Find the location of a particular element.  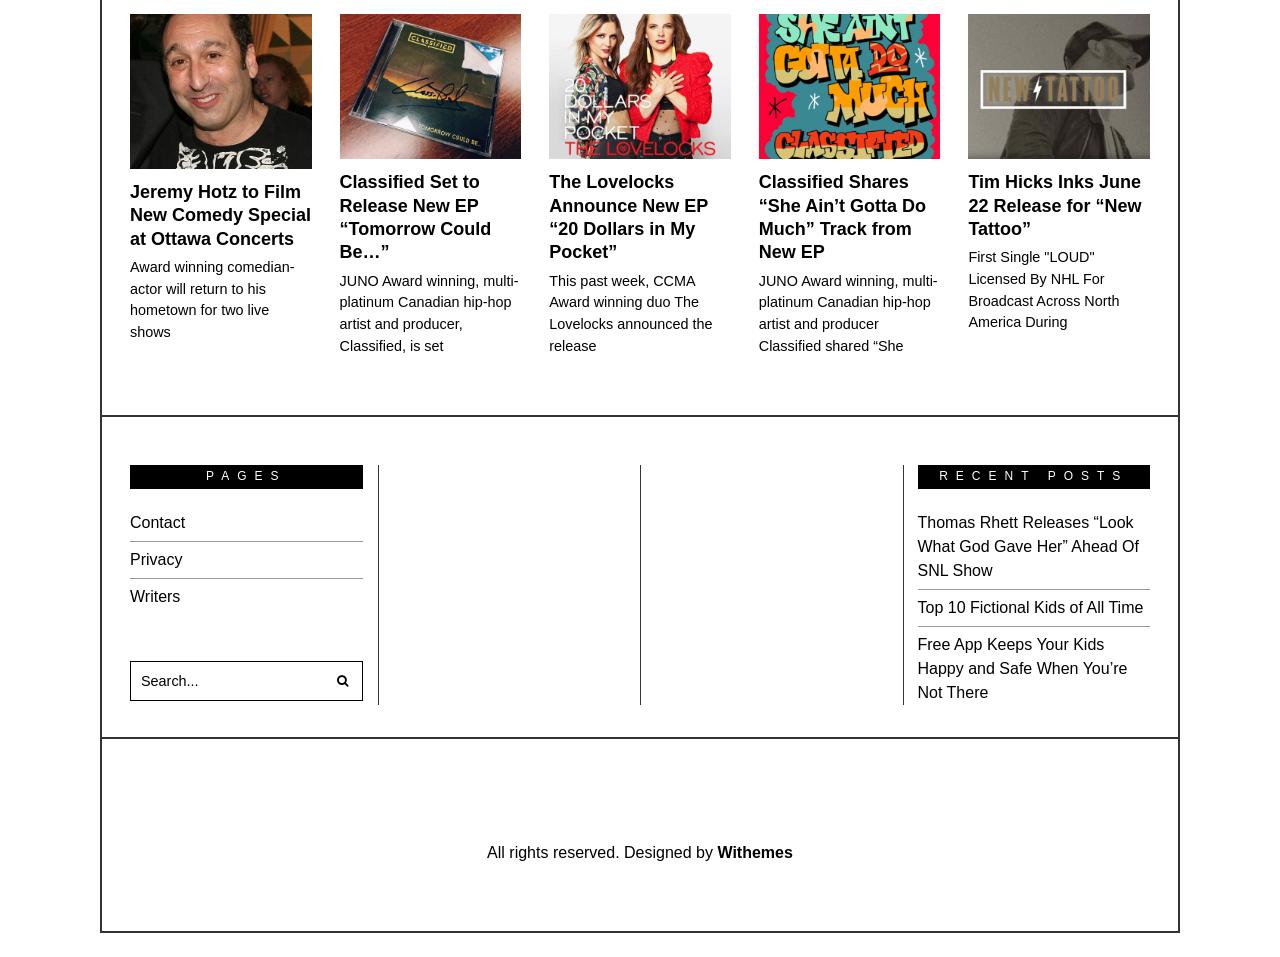

'Thomas Rhett Releases “Look What God Gave Her” Ahead Of SNL Show' is located at coordinates (1027, 545).